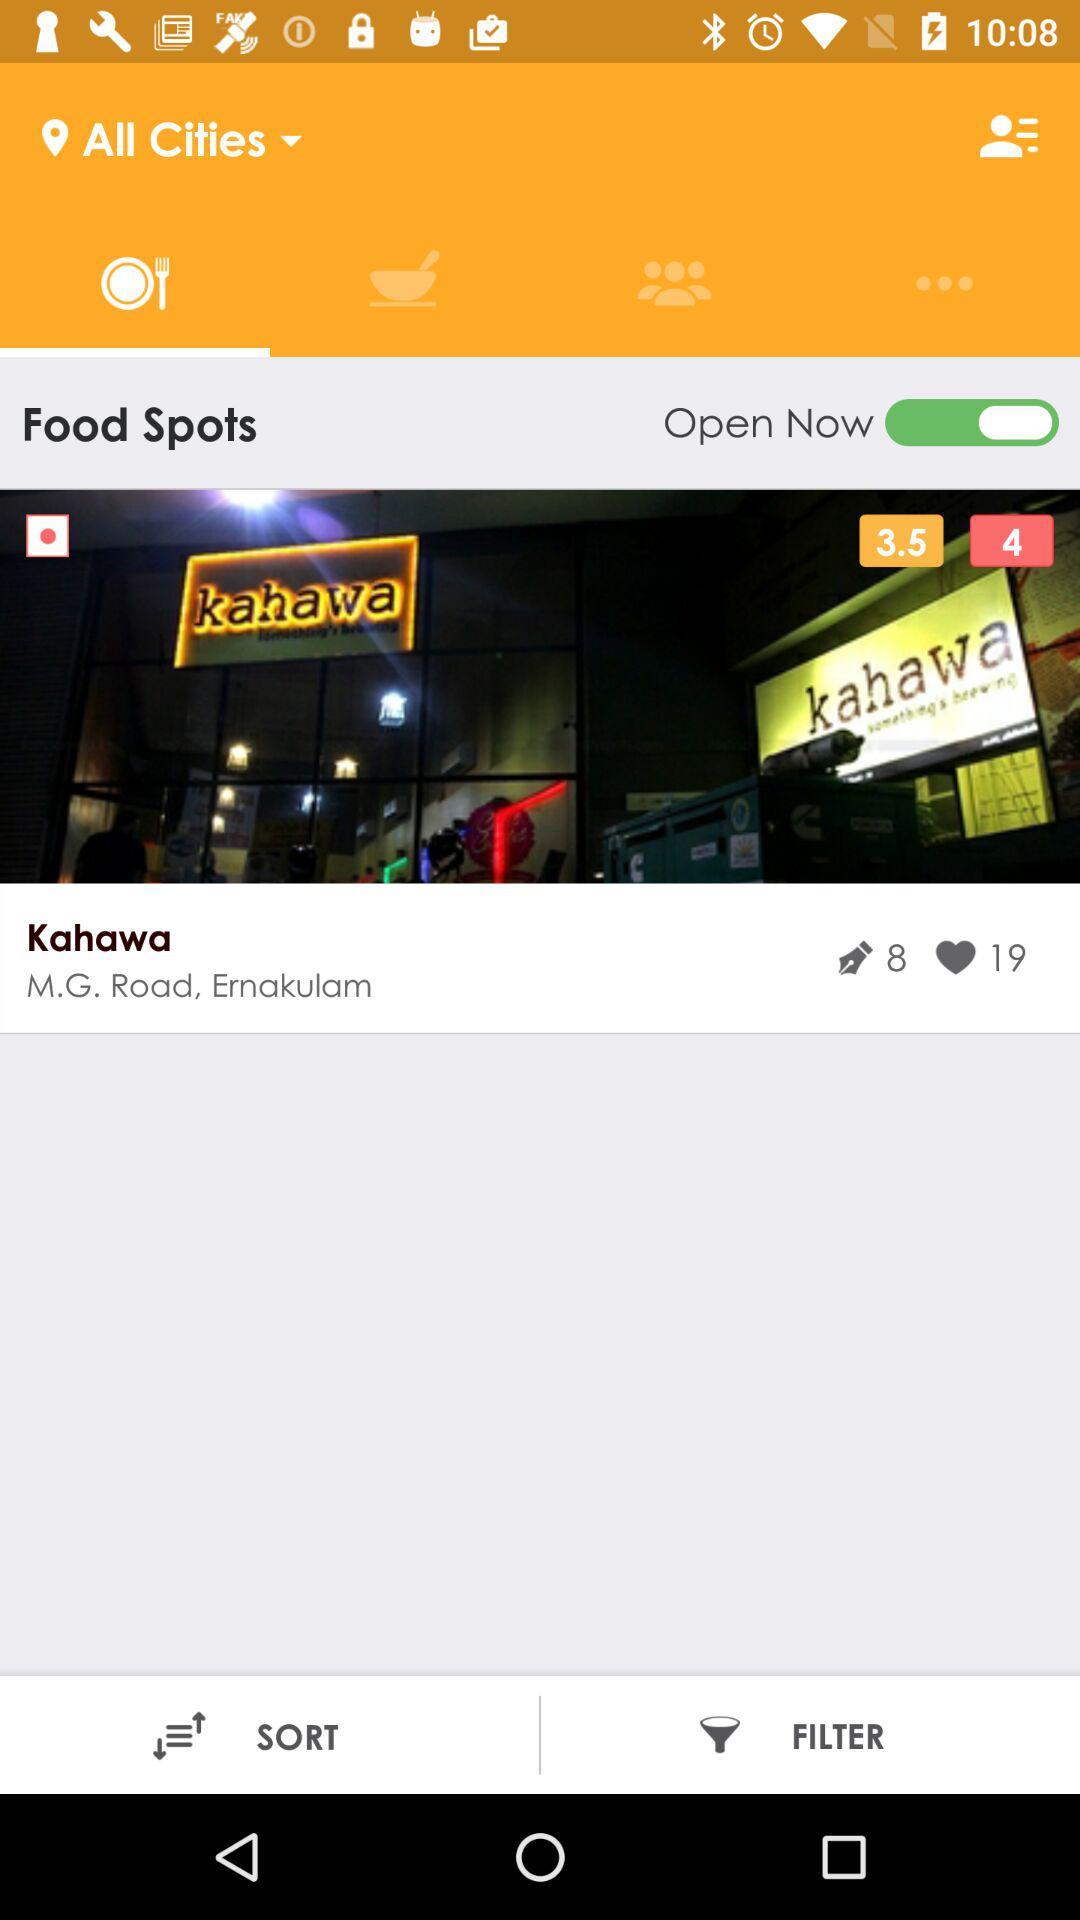 This screenshot has height=1920, width=1080. What do you see at coordinates (284, 134) in the screenshot?
I see `the drop down right to all cities` at bounding box center [284, 134].